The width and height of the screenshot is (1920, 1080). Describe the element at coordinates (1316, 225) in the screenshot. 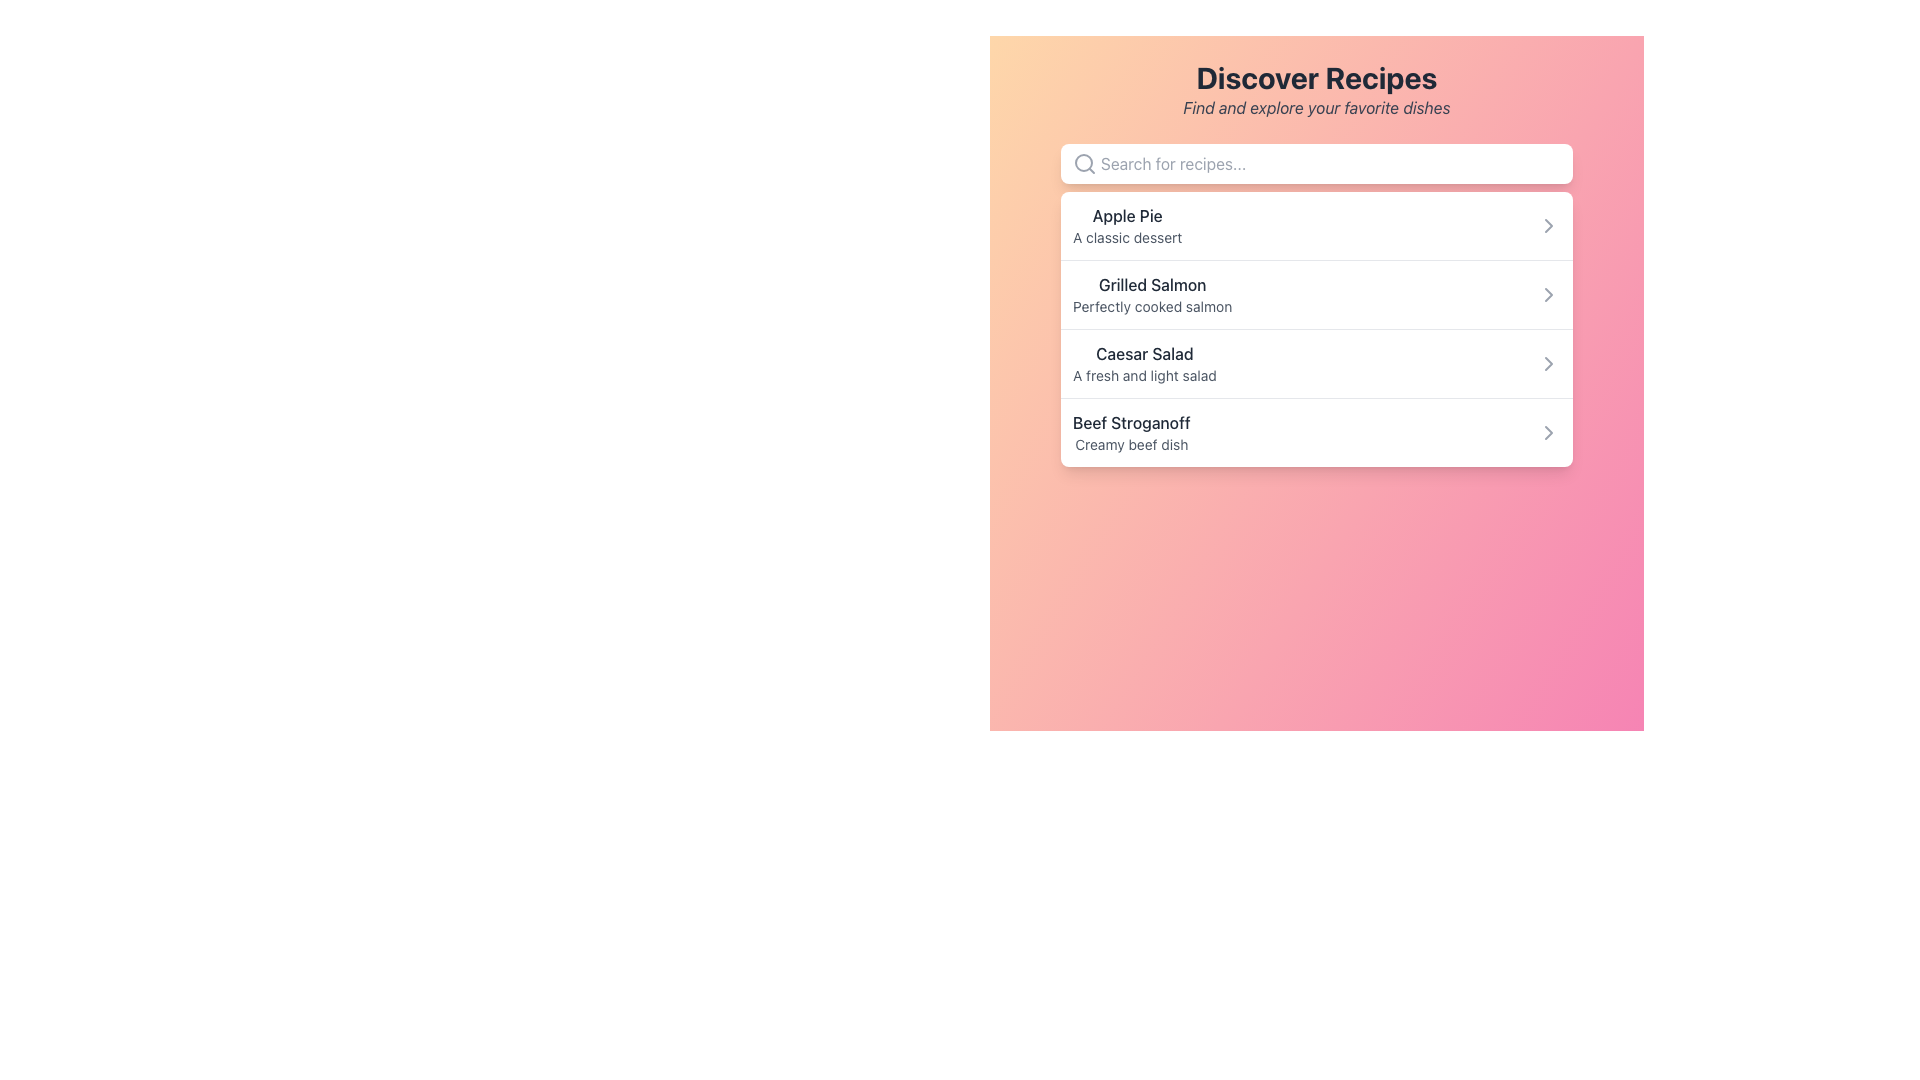

I see `the first list item representing 'Apple Pie' located under the search bar` at that location.